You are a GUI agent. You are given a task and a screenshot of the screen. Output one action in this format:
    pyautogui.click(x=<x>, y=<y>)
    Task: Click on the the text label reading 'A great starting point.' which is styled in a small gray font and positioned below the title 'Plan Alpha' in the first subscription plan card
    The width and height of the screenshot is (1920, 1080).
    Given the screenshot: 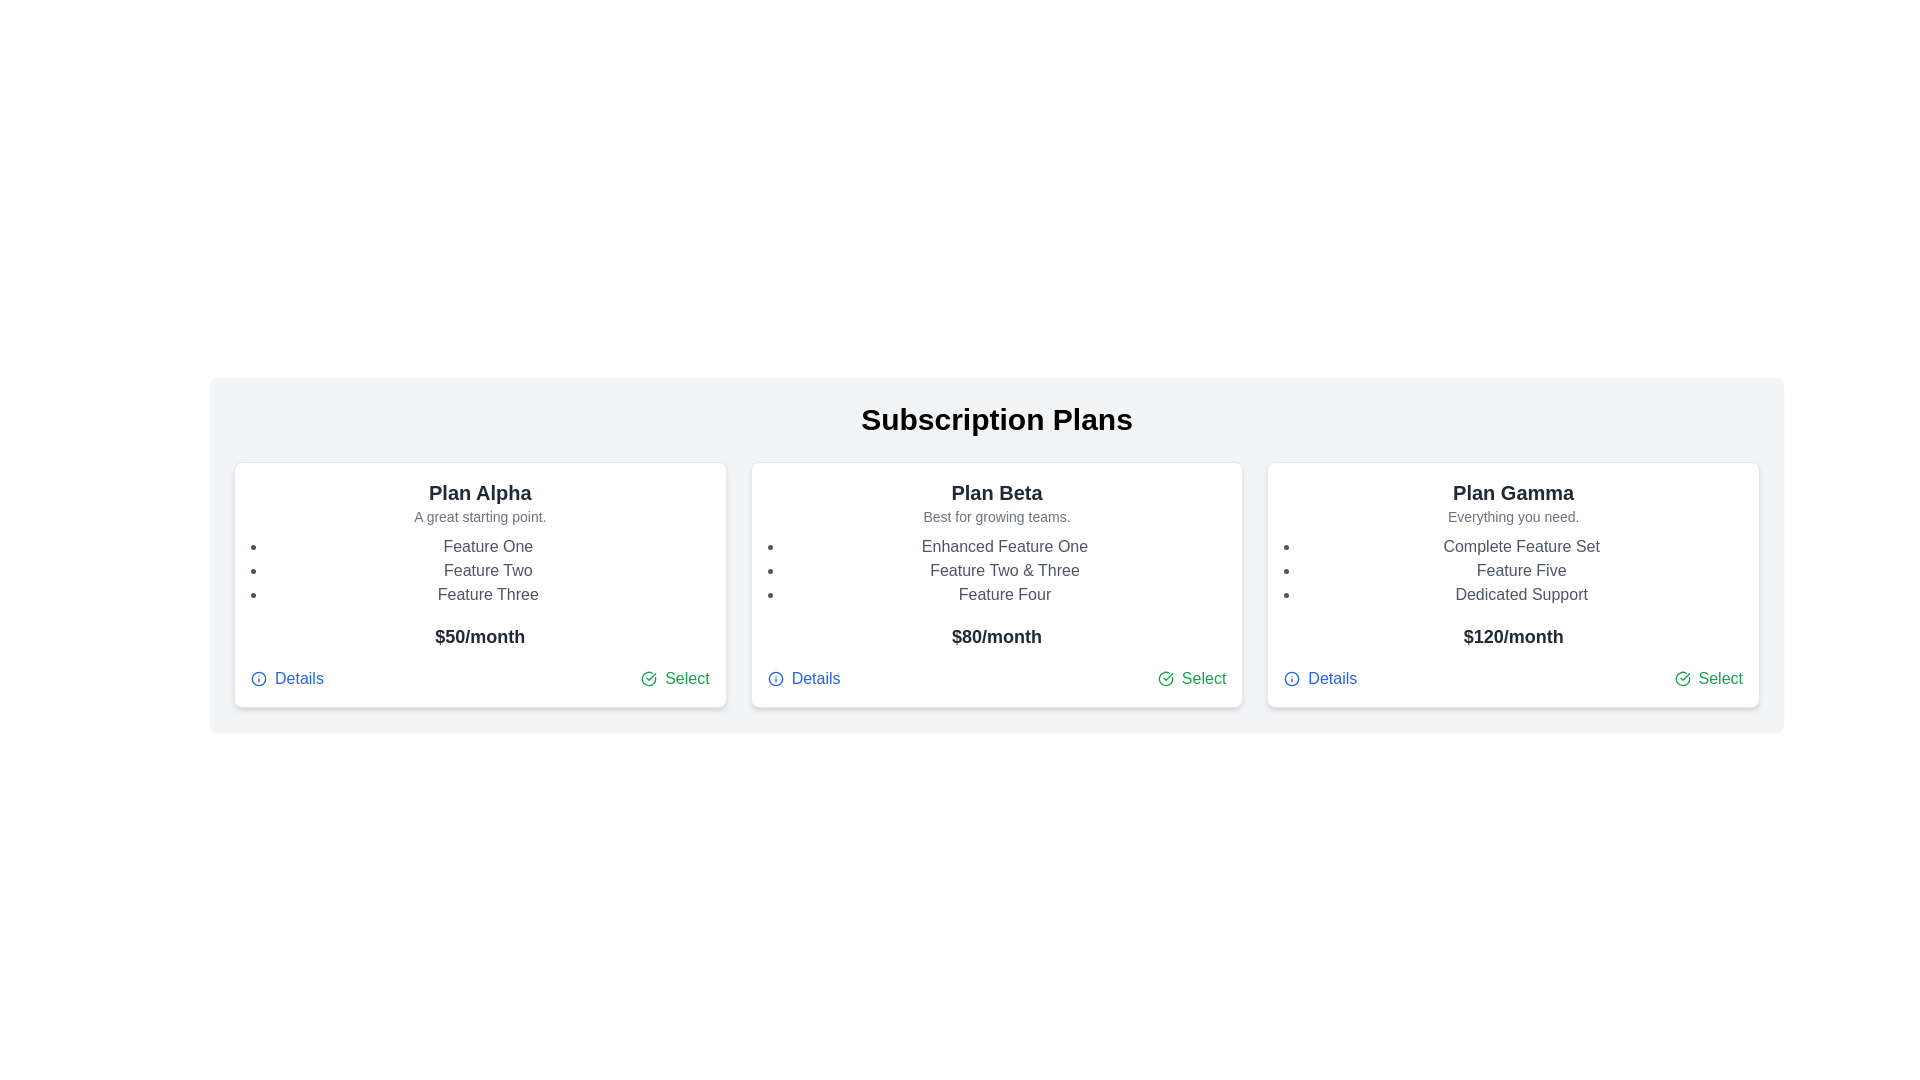 What is the action you would take?
    pyautogui.click(x=480, y=515)
    